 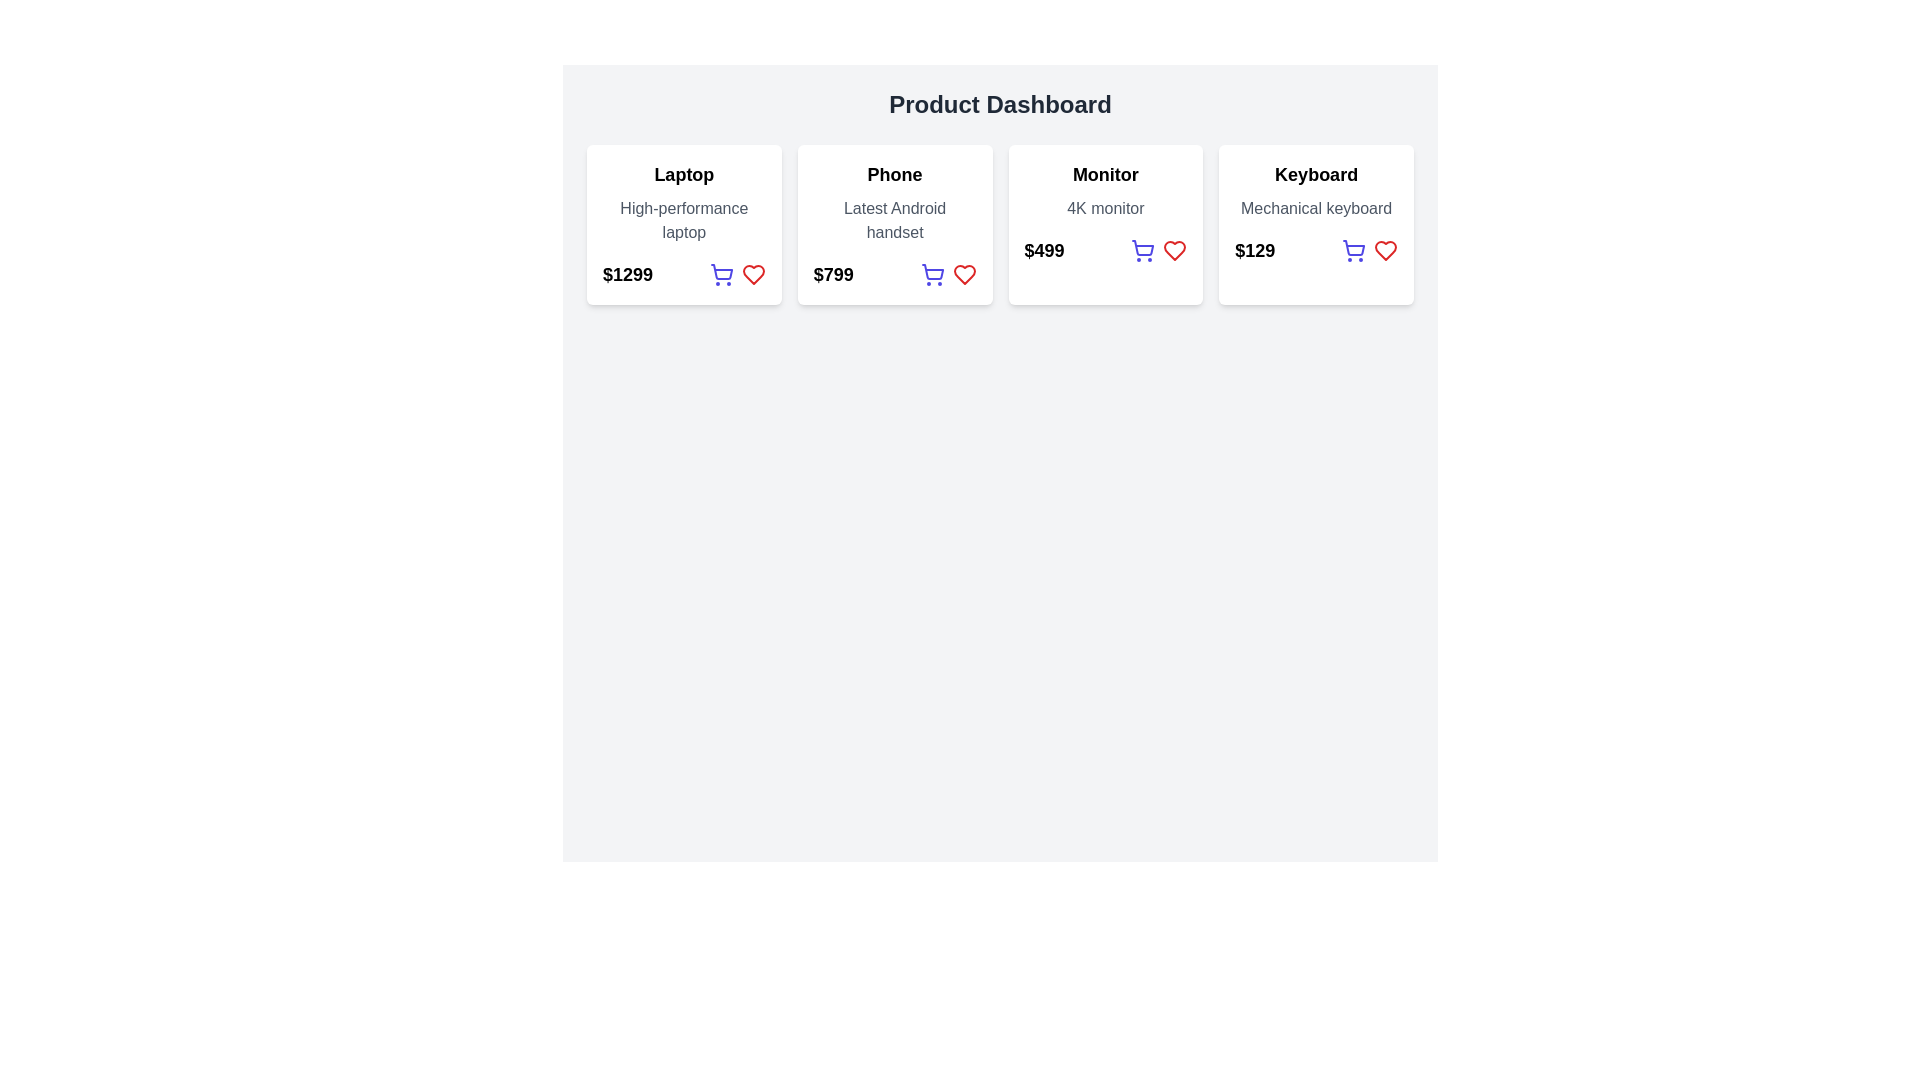 I want to click on the text element displaying '4K monitor' located below the title 'Monitor' within a white card, which is the third card from the left, so click(x=1104, y=208).